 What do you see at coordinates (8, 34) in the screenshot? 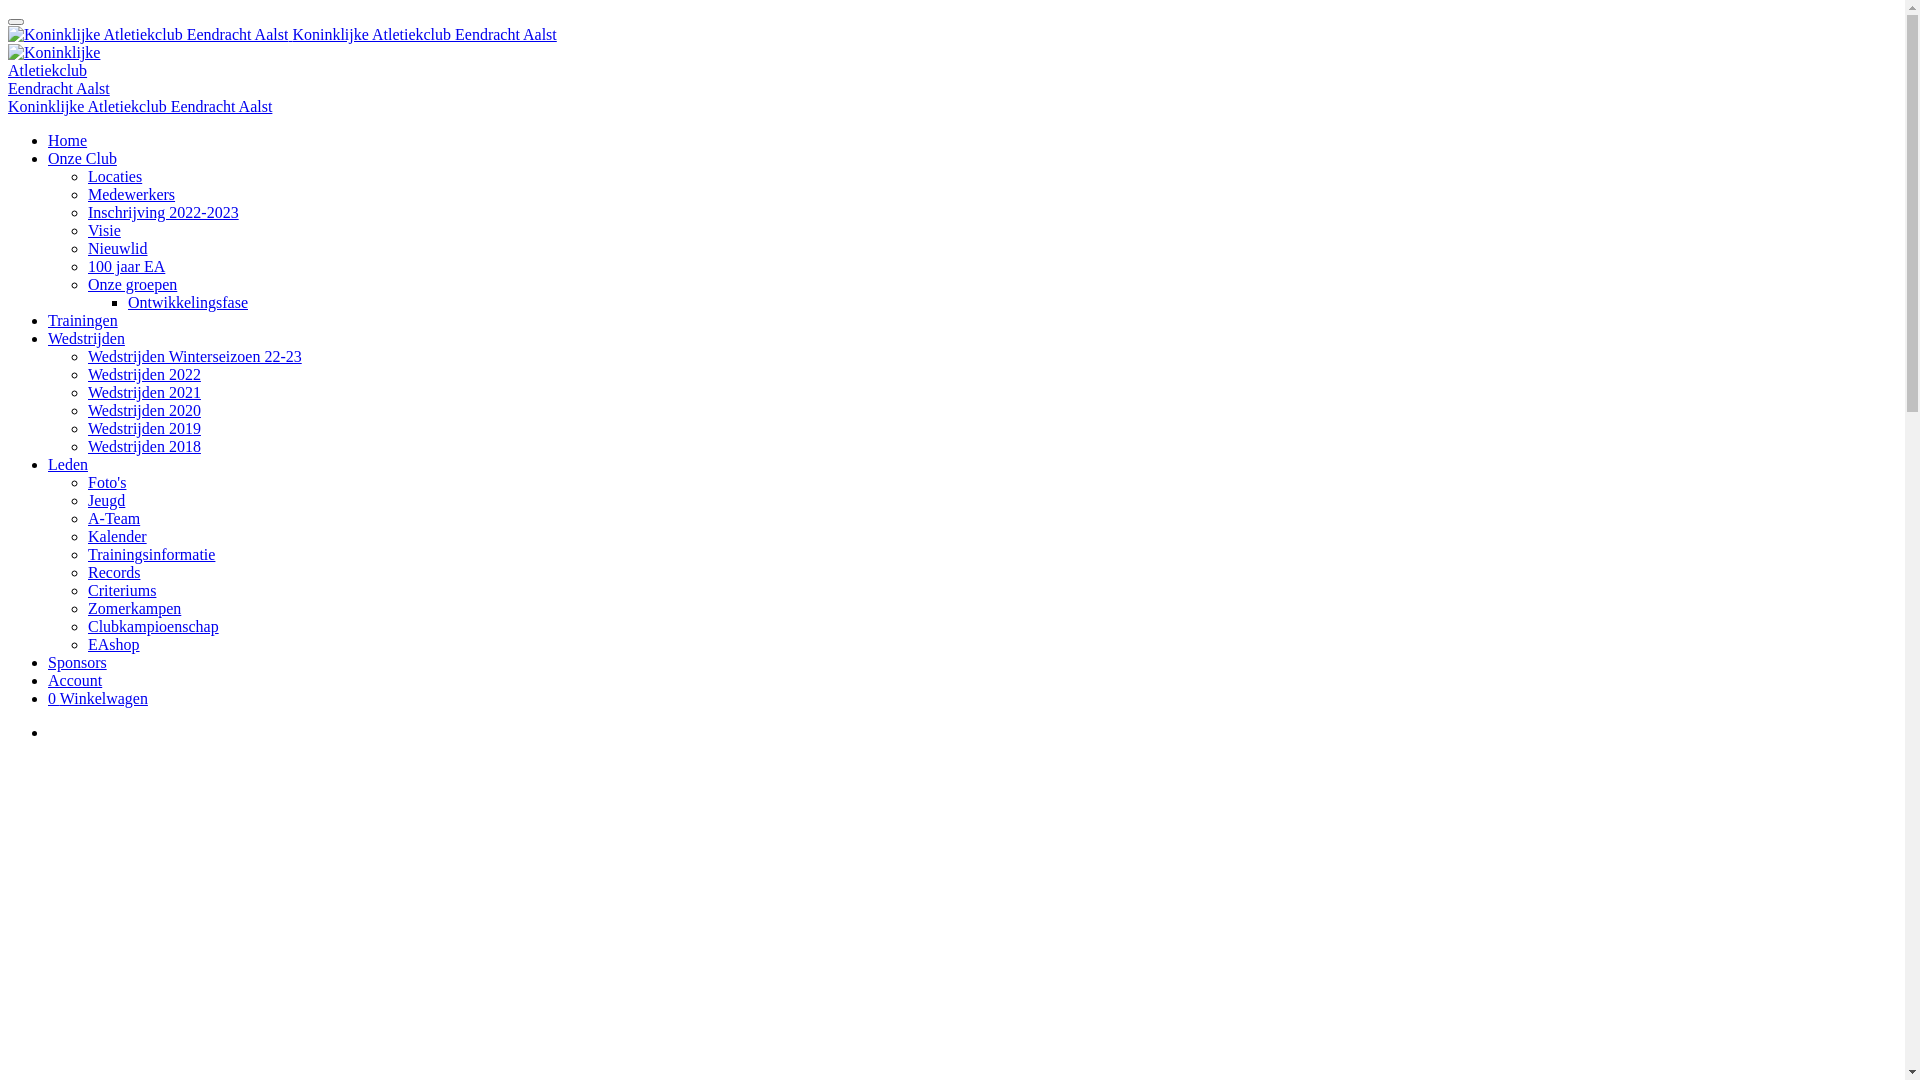
I see `'Koninklijke Atletiekclub Eendracht Aalst'` at bounding box center [8, 34].